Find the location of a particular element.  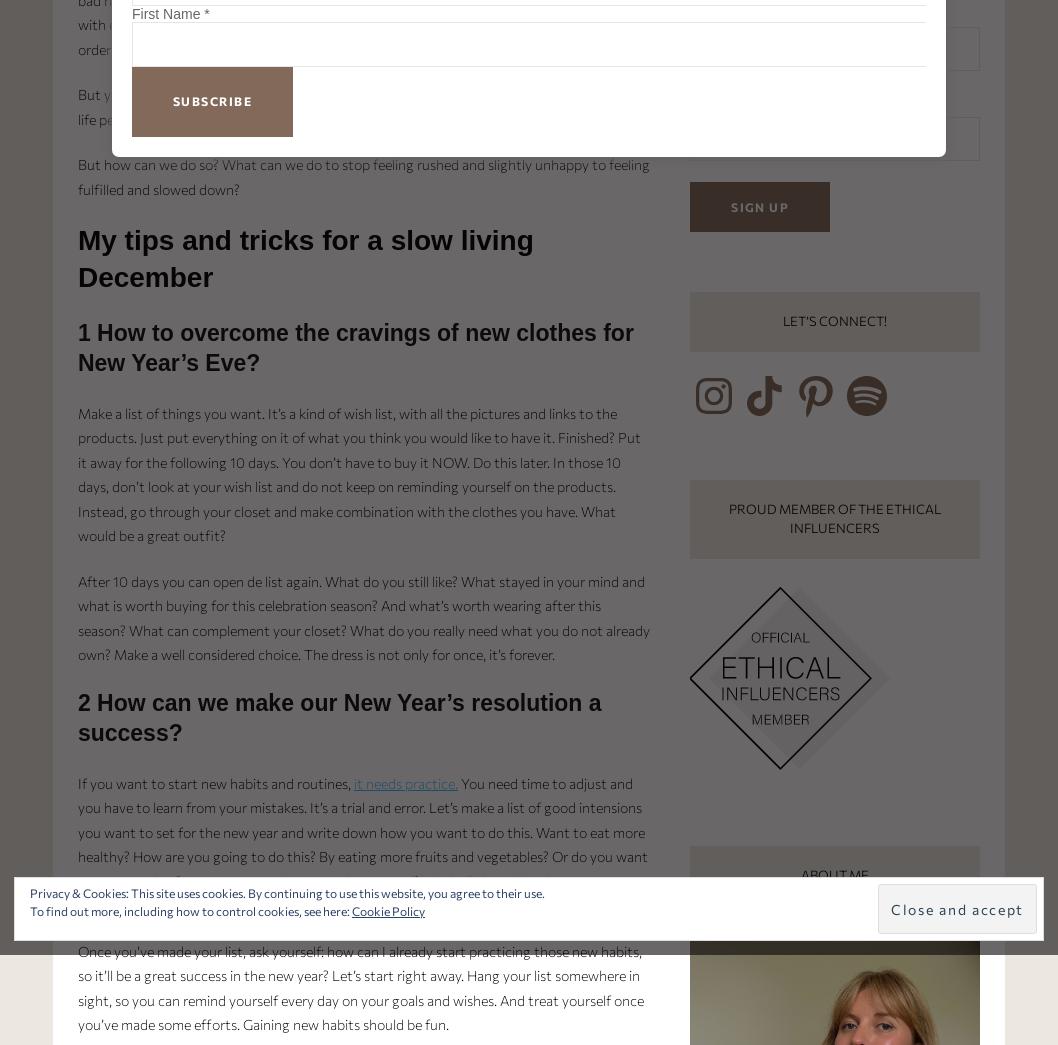

'After 10 days you can open de list again. What do you still like? What stayed in your mind and what is worth buying for this celebration season? And what’s worth wearing after this season? What can complement your closet? What do you really need what you do not already own? Make a well considered choice. The dress is not only for once, it’s forever.' is located at coordinates (362, 616).